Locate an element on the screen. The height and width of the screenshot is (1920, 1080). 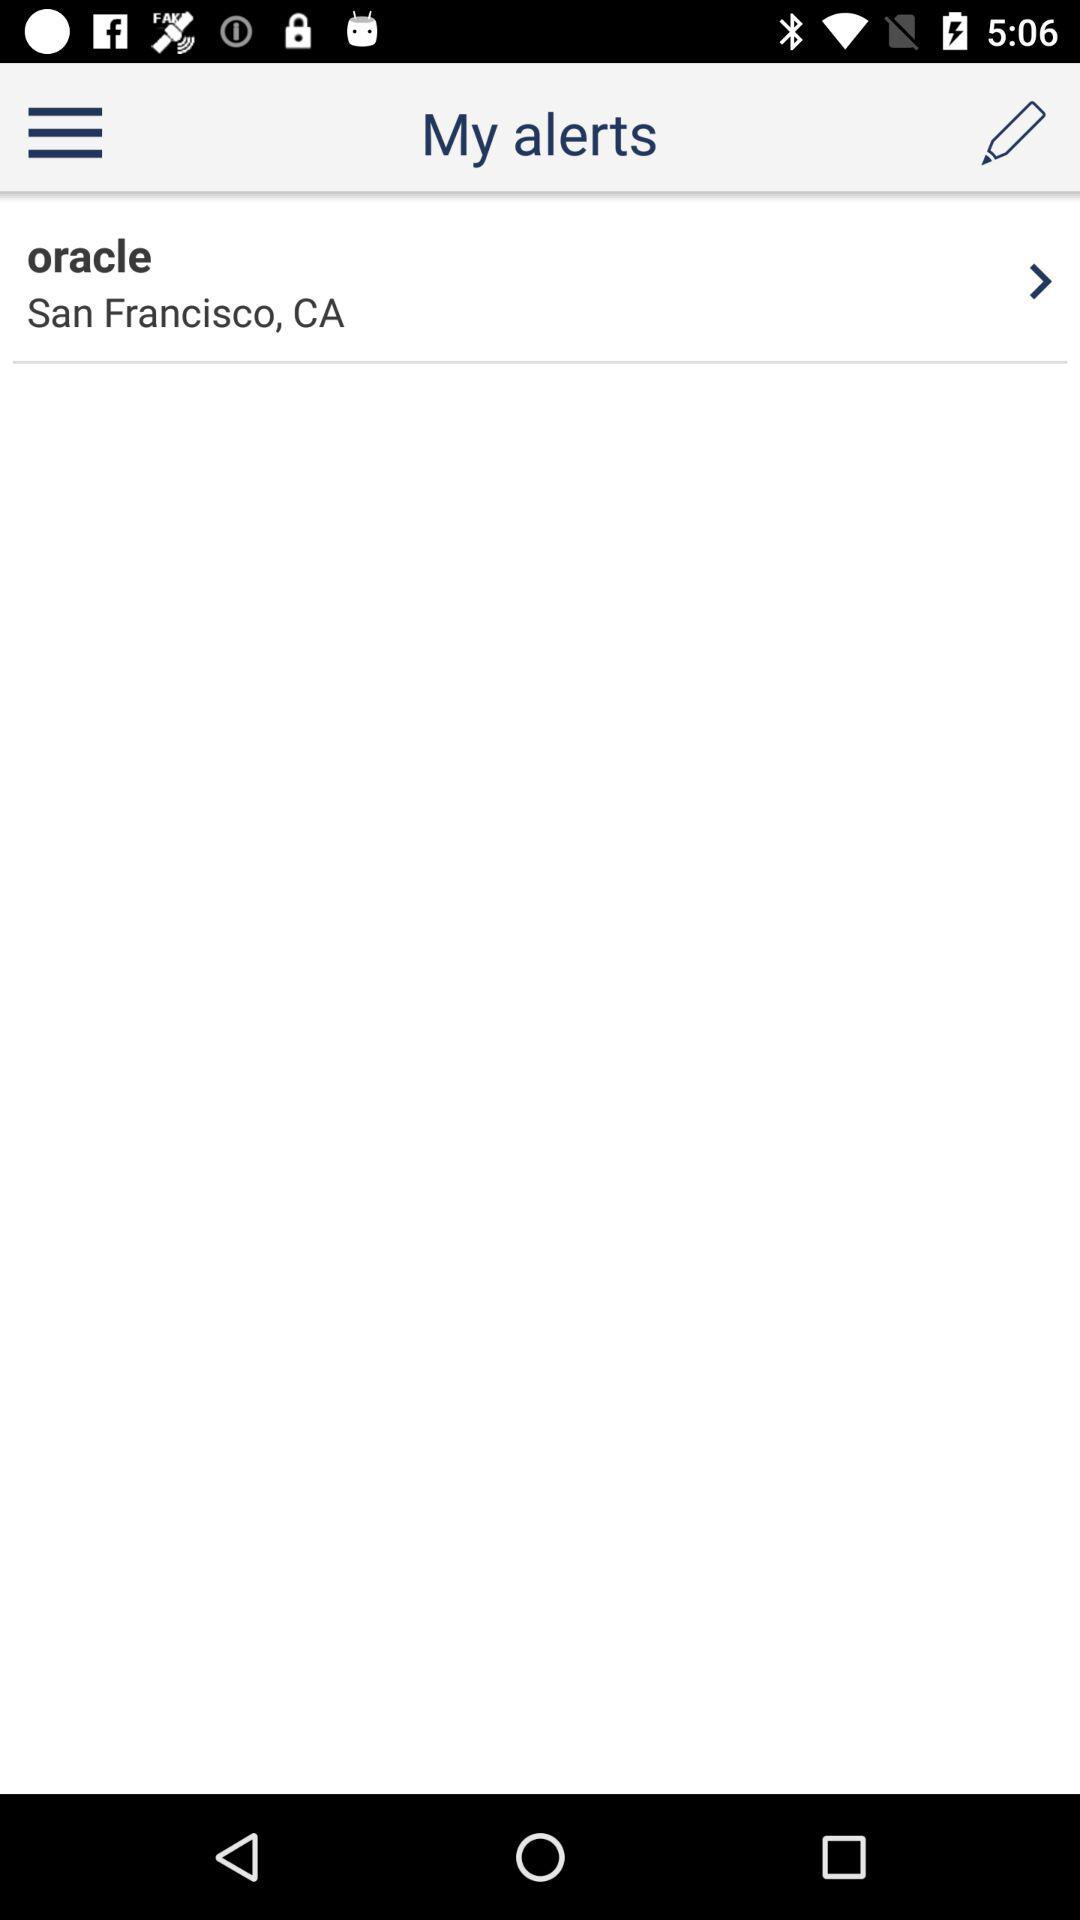
item next to the san francisco, ca icon is located at coordinates (1040, 280).